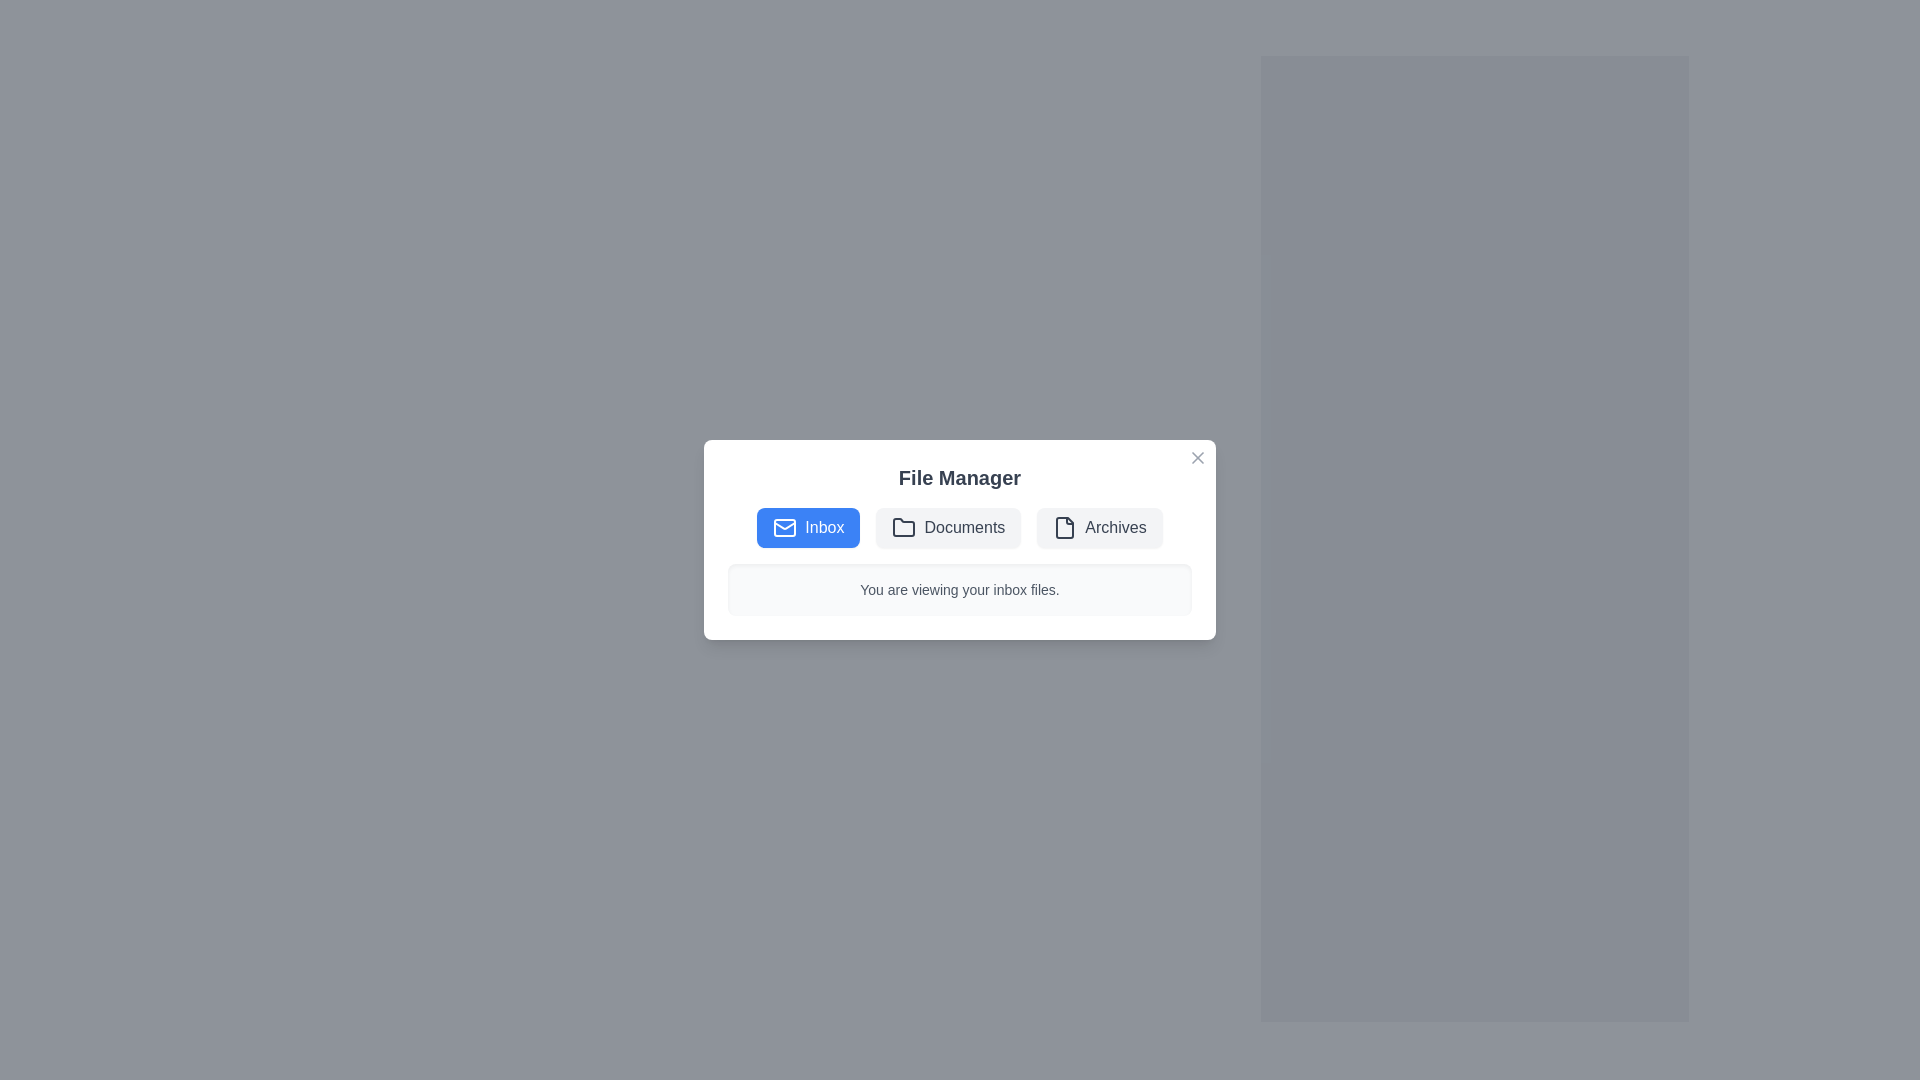 The height and width of the screenshot is (1080, 1920). What do you see at coordinates (1098, 527) in the screenshot?
I see `the rightmost button in the dialog box` at bounding box center [1098, 527].